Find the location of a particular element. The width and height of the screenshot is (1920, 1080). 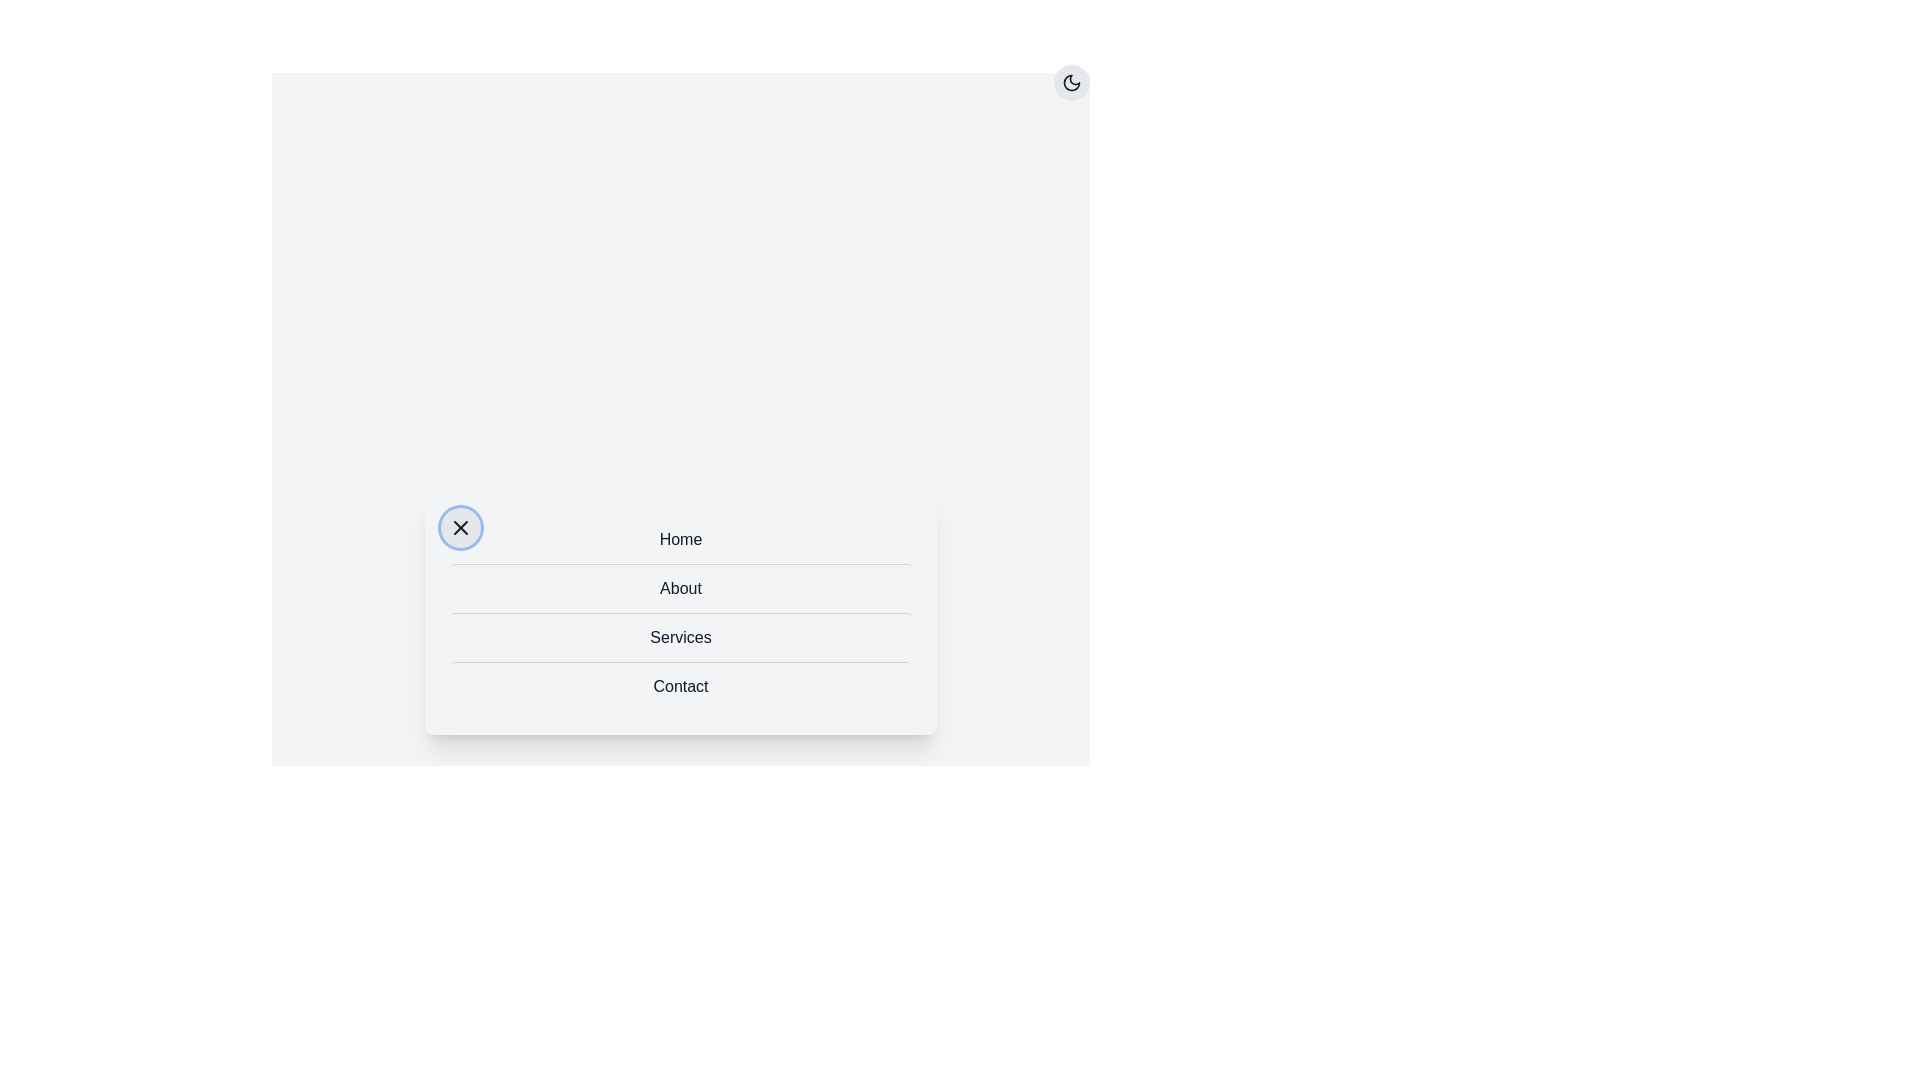

the dark mode toggle button located at the top-right corner of the screen is located at coordinates (1070, 82).